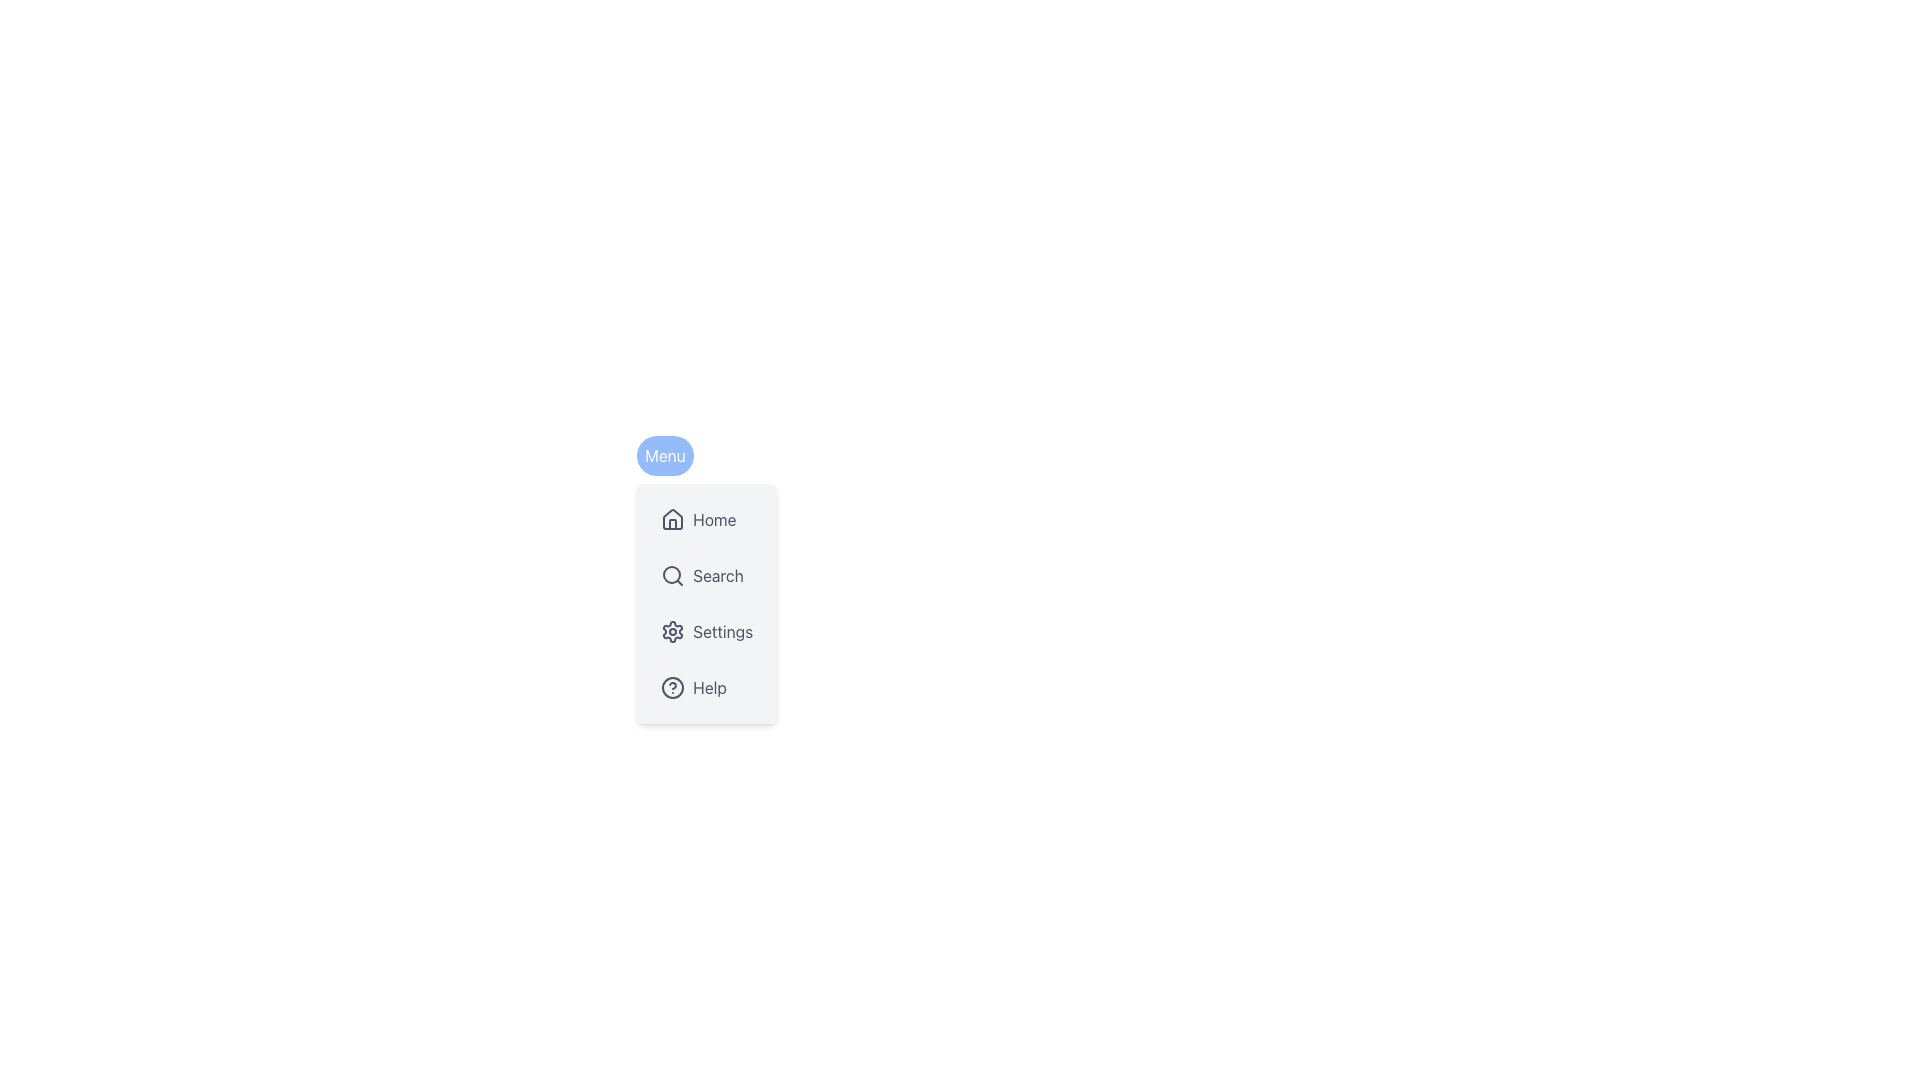 The width and height of the screenshot is (1920, 1080). Describe the element at coordinates (672, 574) in the screenshot. I see `the Circular graphic SVG element that represents the search feature in the vertical menu list` at that location.